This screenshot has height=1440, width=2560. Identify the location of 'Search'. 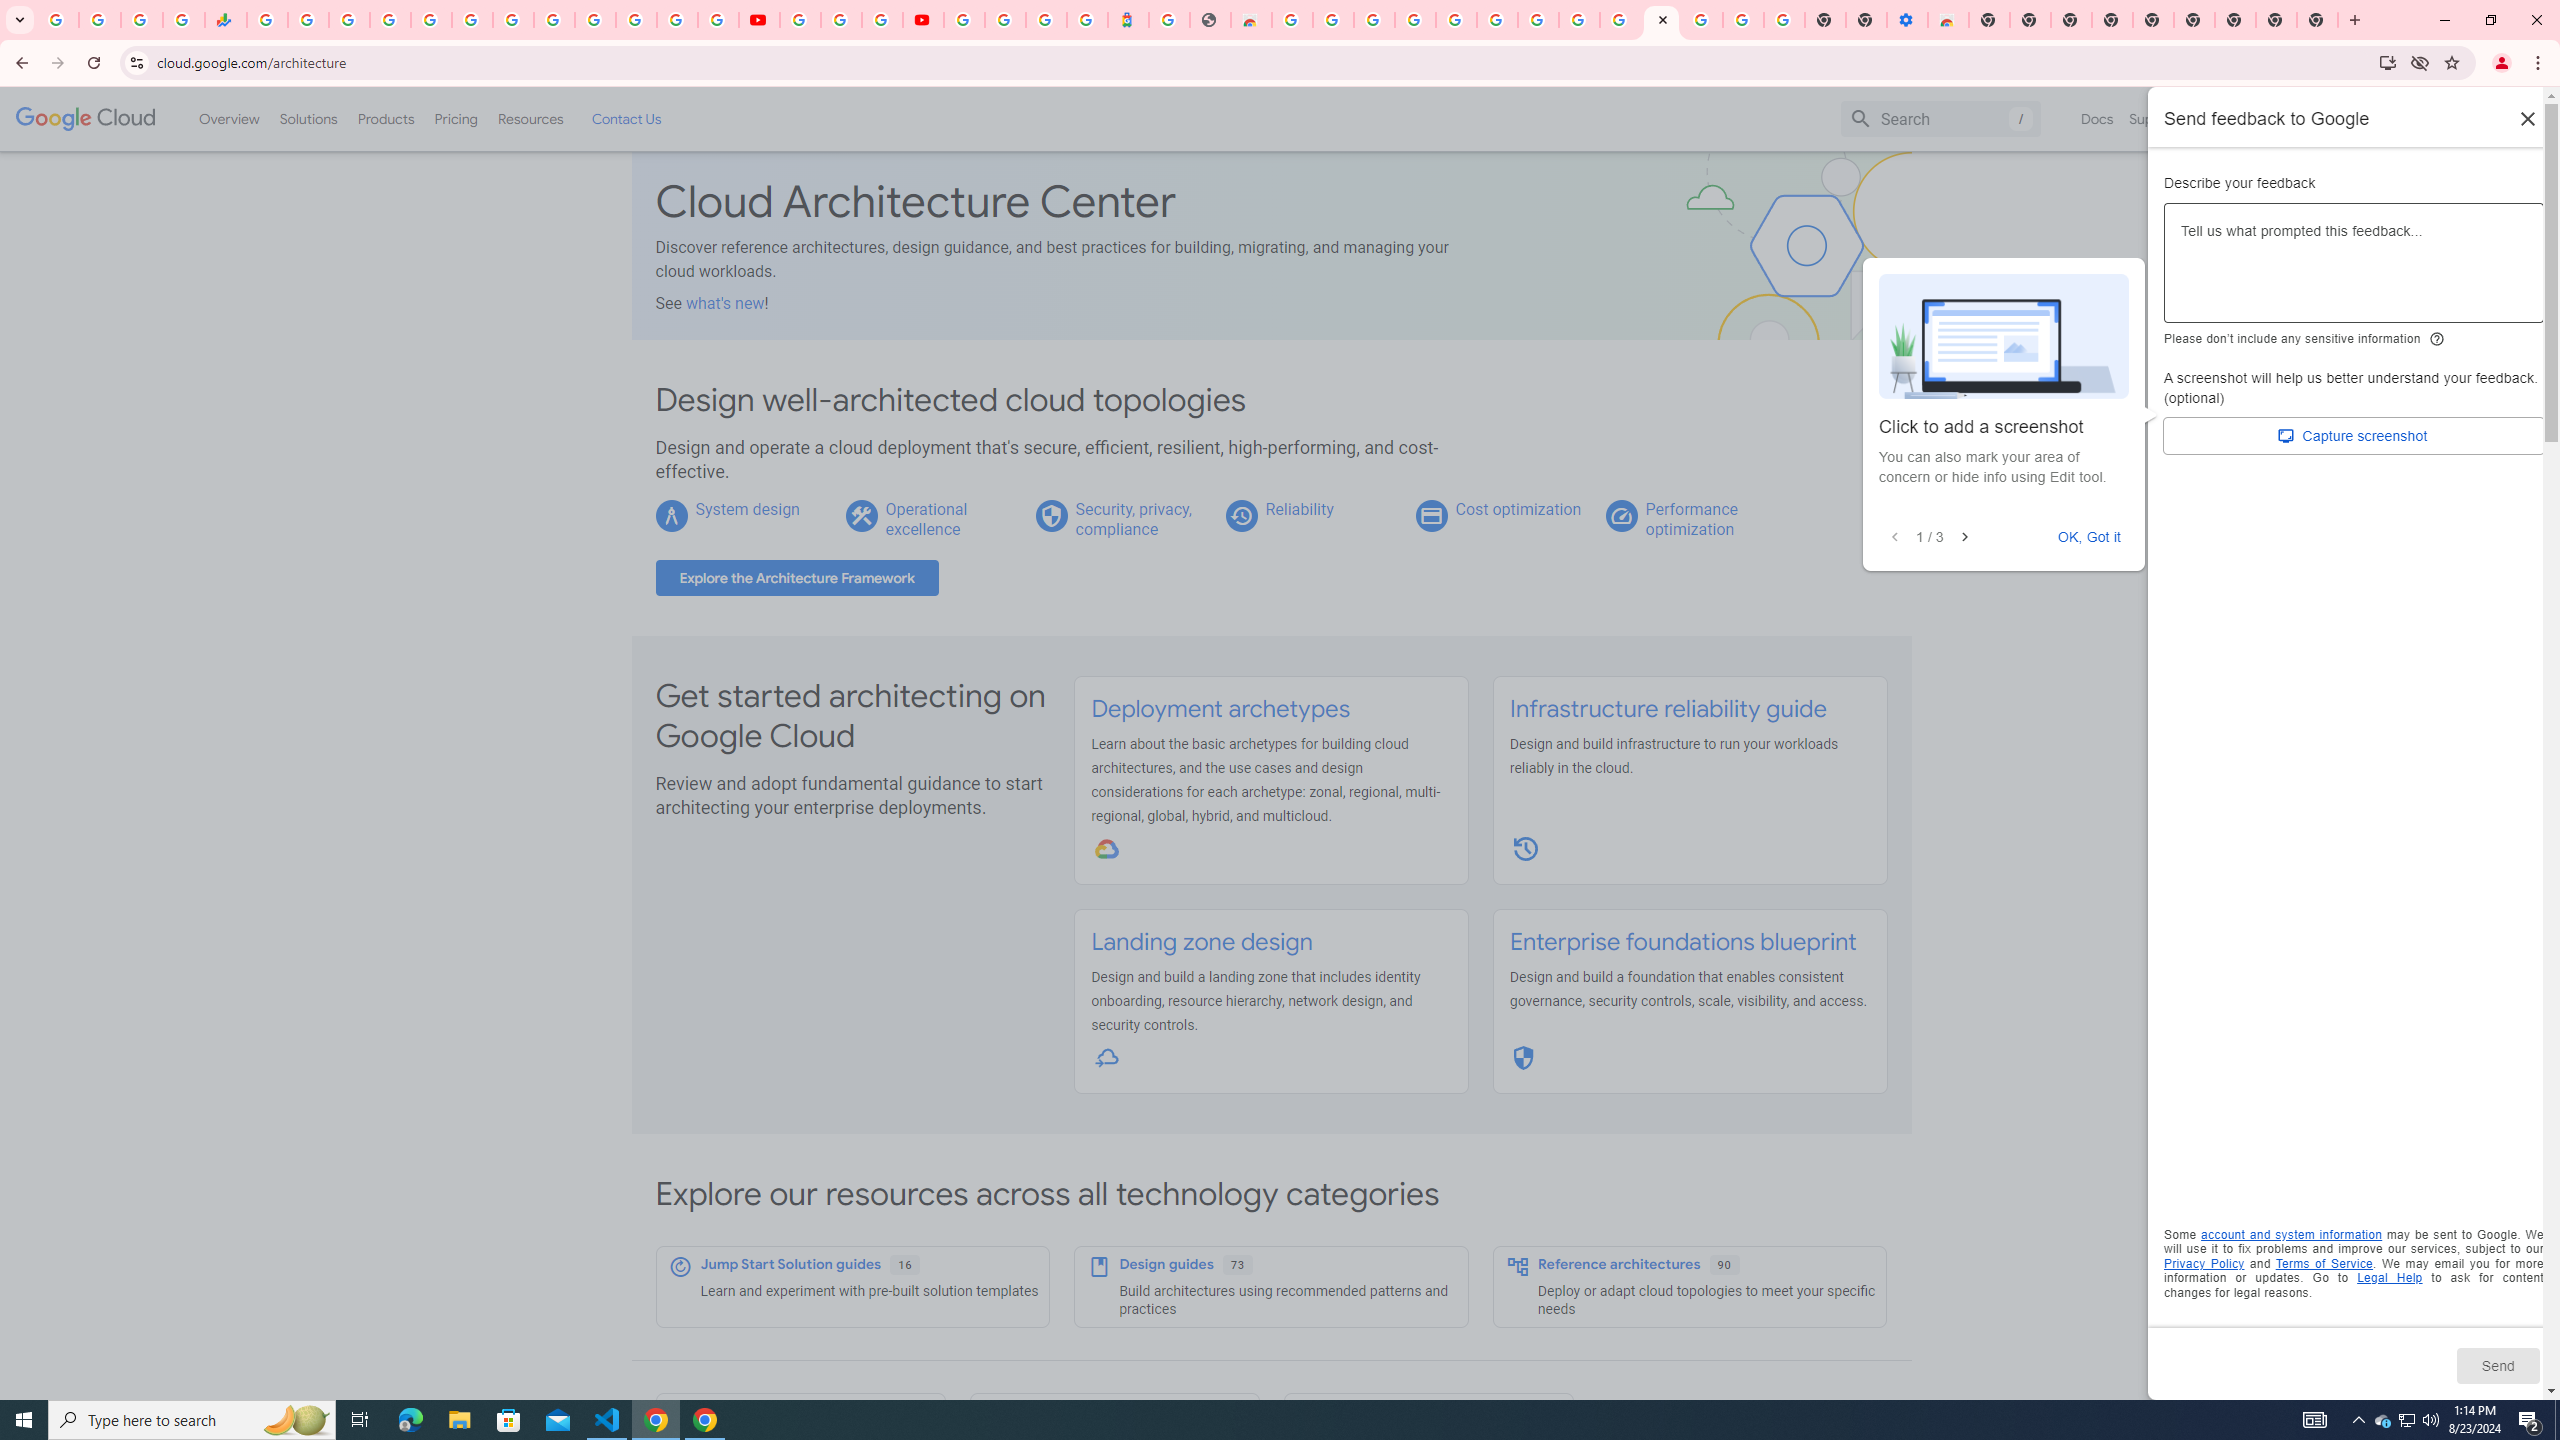
(1940, 118).